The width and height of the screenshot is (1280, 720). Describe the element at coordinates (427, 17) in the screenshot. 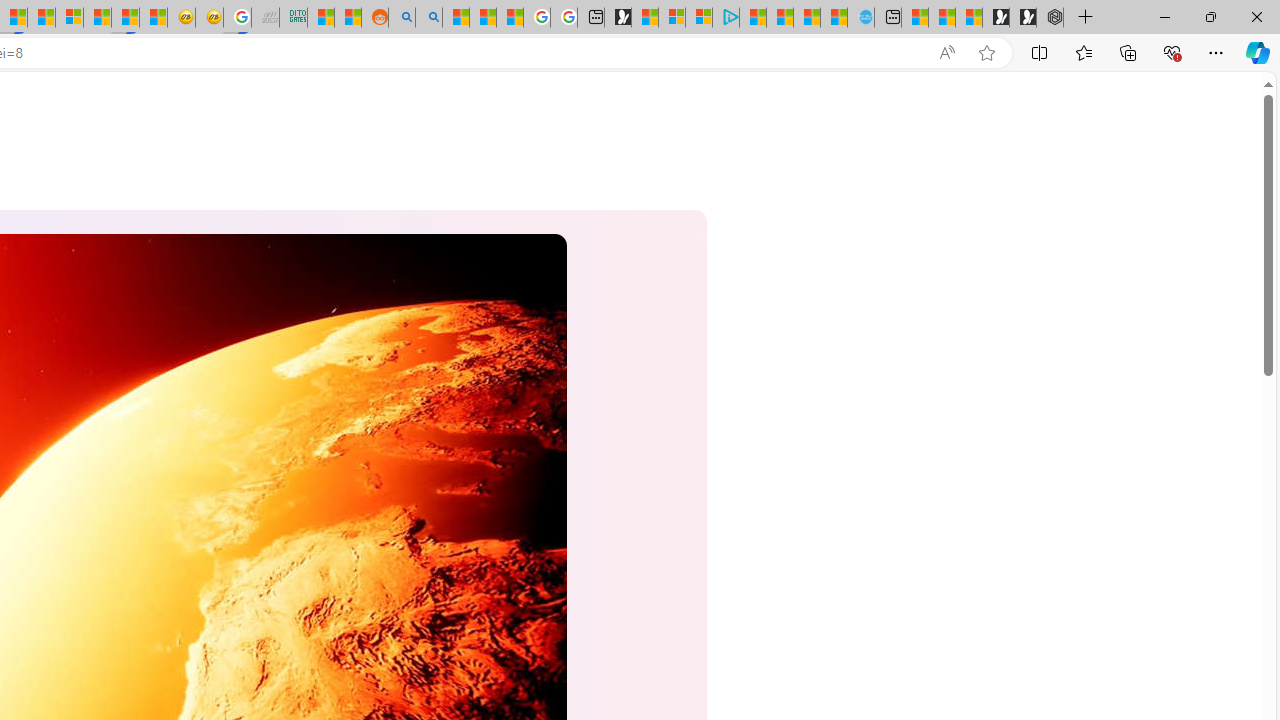

I see `'Utah sues federal government - Search'` at that location.